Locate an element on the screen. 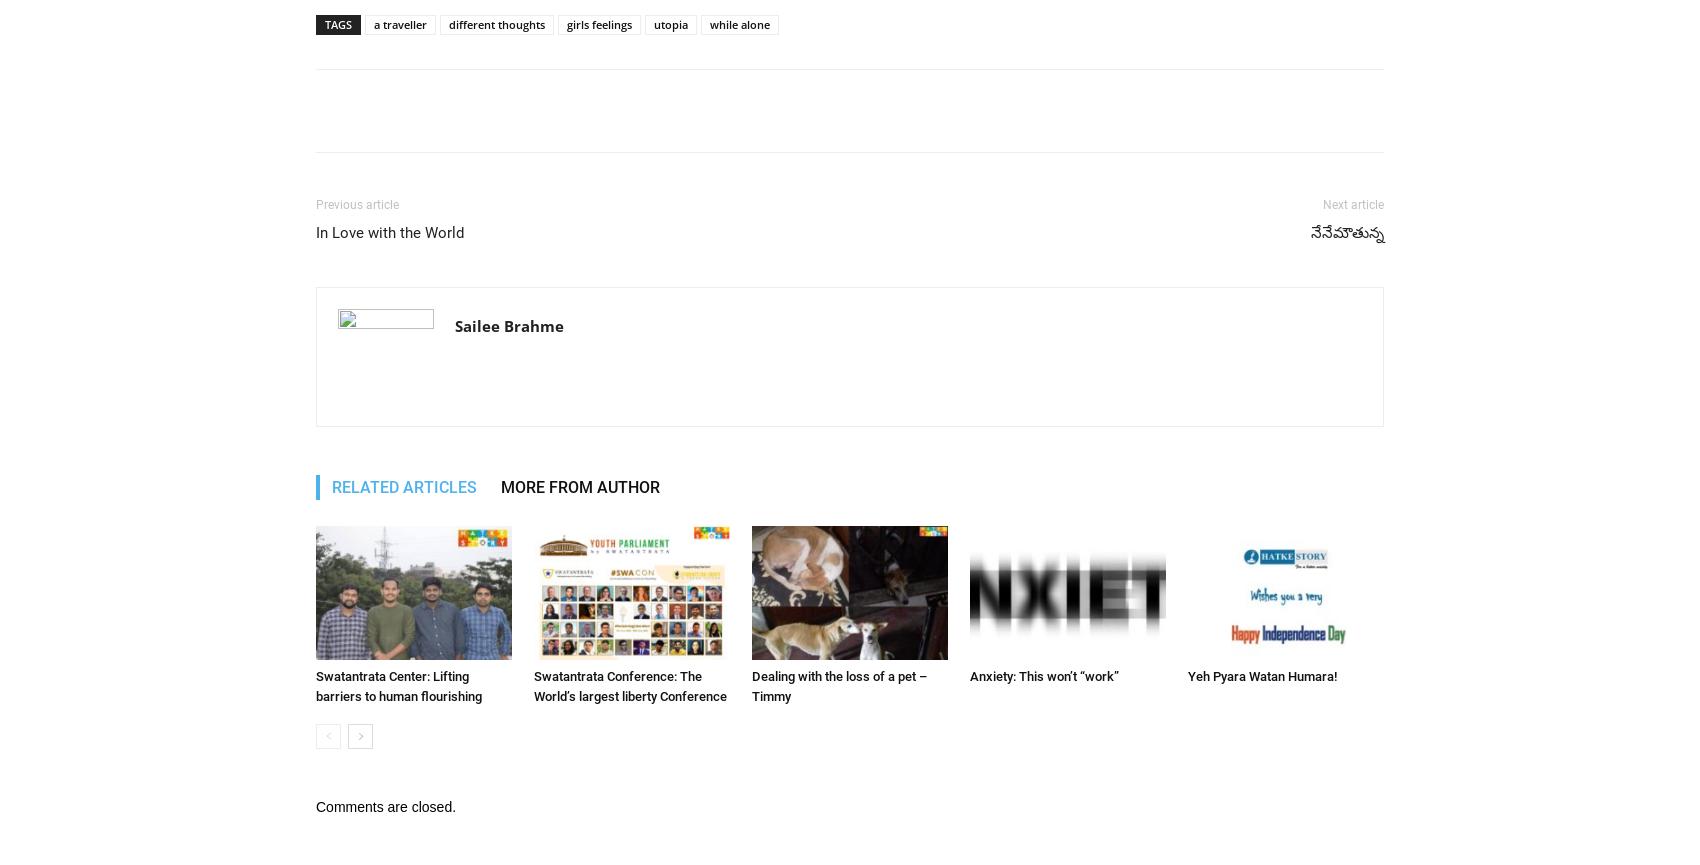  'MORE FROM AUTHOR' is located at coordinates (579, 485).